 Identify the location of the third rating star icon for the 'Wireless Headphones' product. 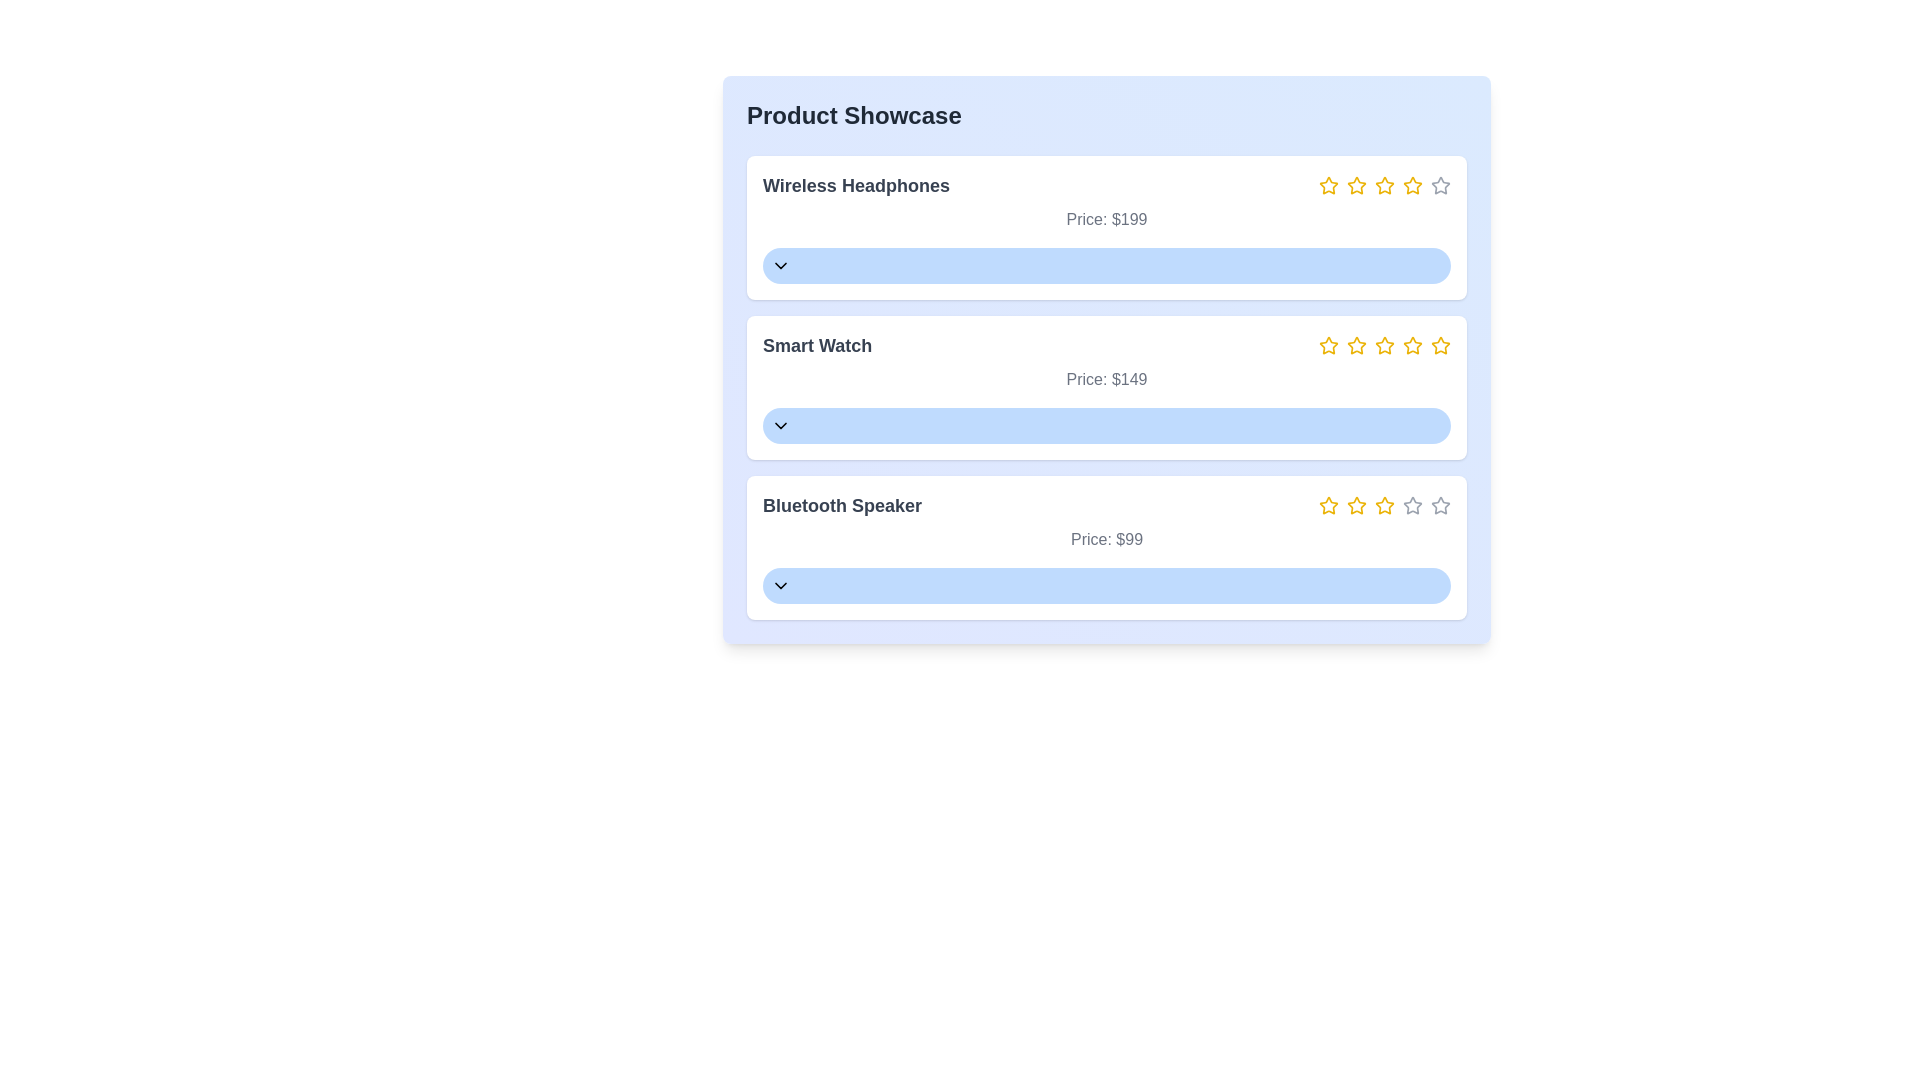
(1382, 185).